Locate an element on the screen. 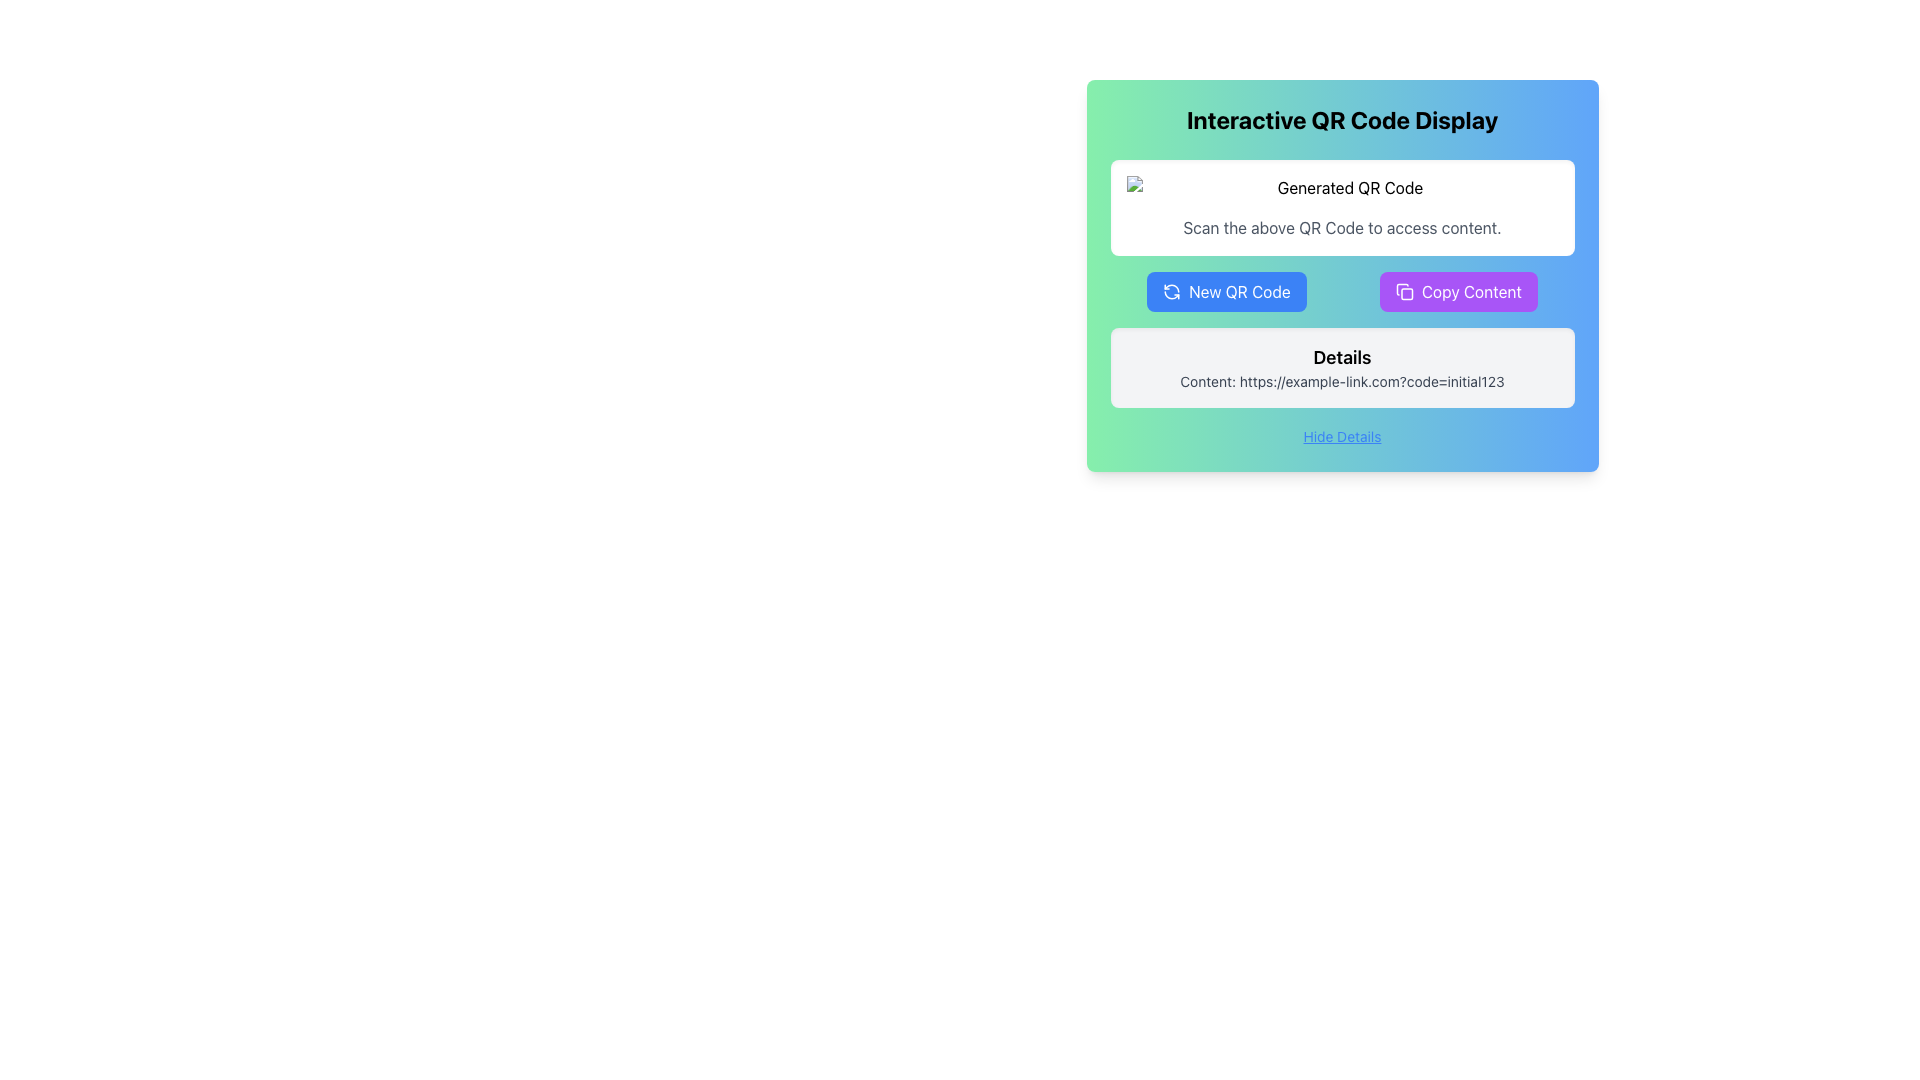 The width and height of the screenshot is (1920, 1080). the refresh icon to the left of the 'New QR Code' text inside the blue button is located at coordinates (1172, 292).